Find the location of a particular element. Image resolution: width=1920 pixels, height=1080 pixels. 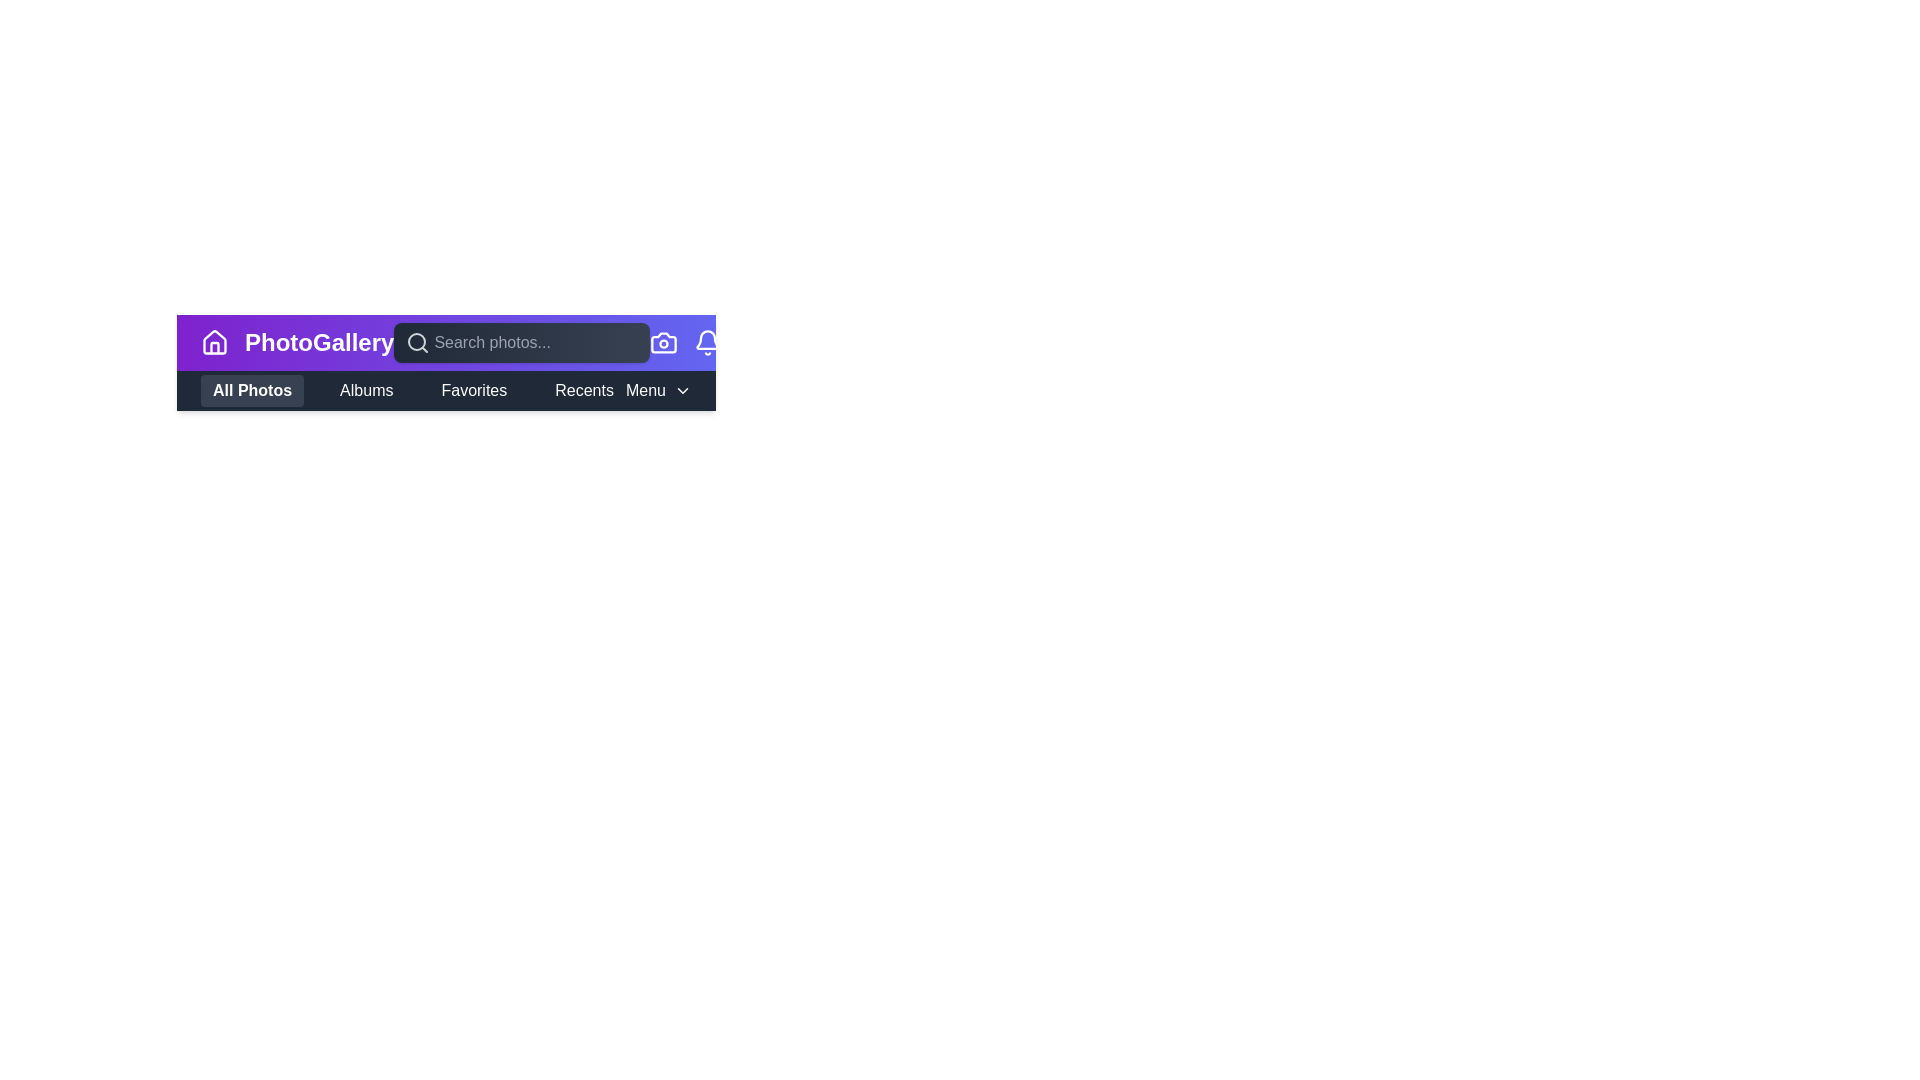

the Albums button to activate the corresponding navigation is located at coordinates (366, 390).